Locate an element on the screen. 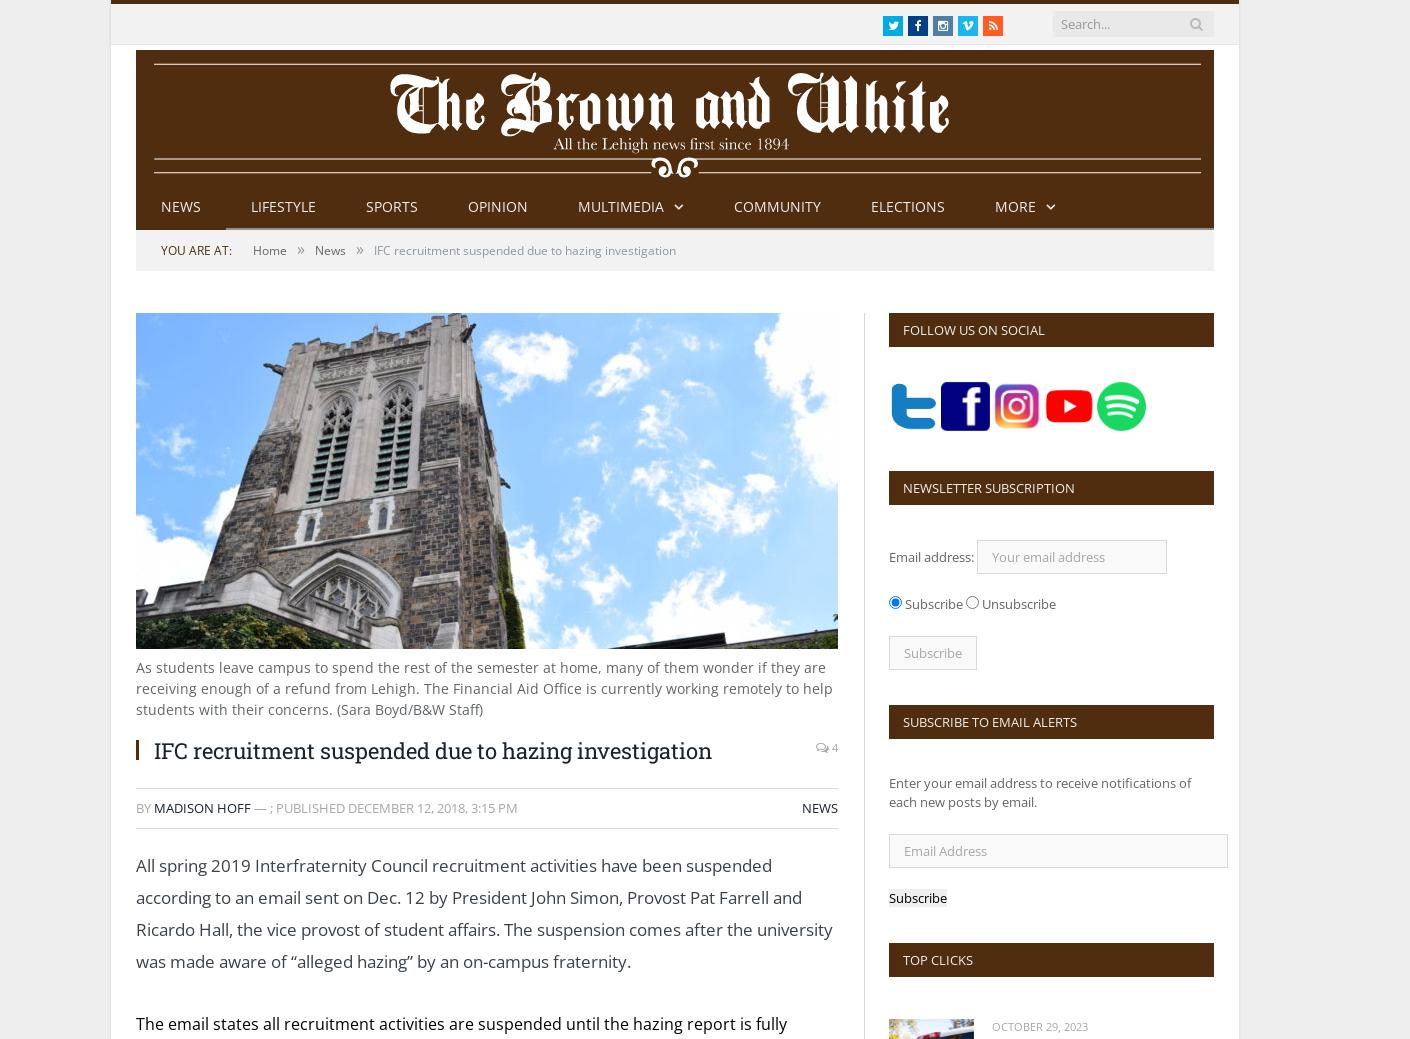 Image resolution: width=1410 pixels, height=1039 pixels. 'By' is located at coordinates (143, 805).